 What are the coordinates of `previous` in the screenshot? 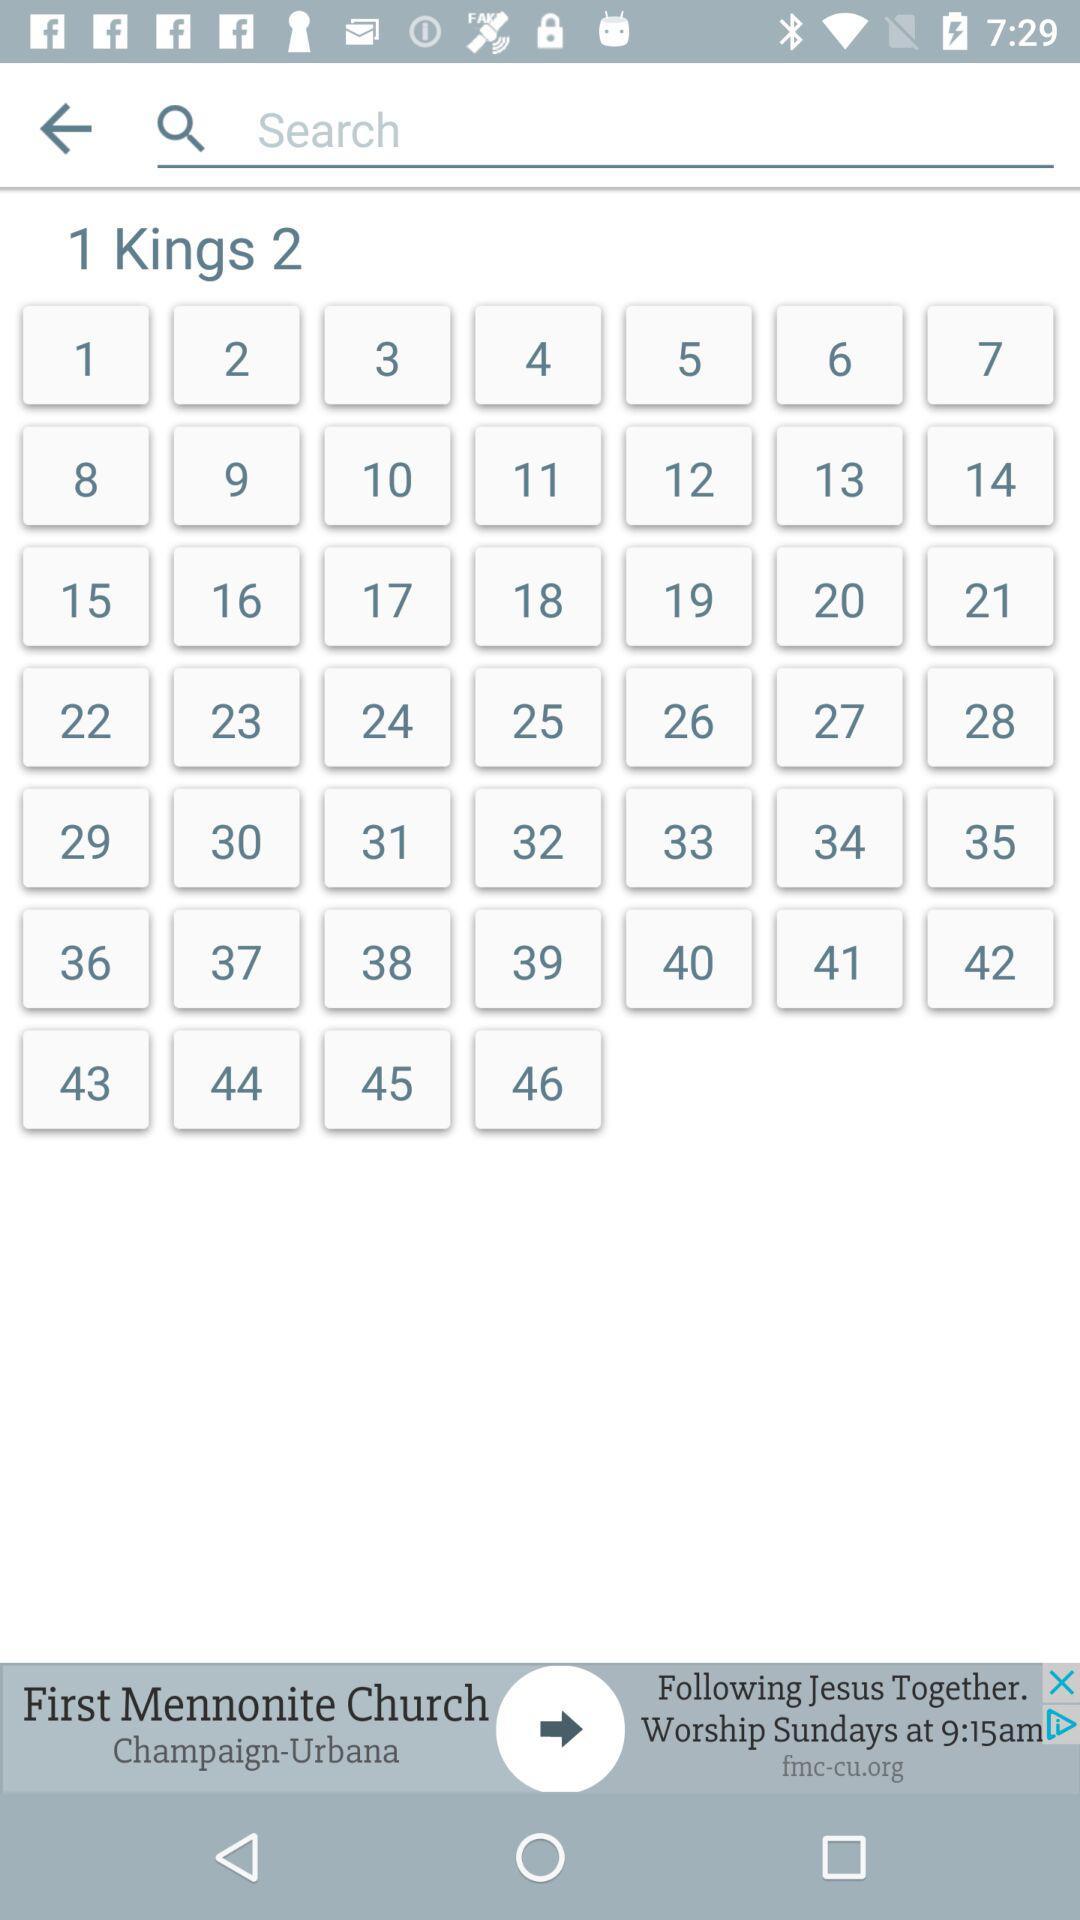 It's located at (64, 127).